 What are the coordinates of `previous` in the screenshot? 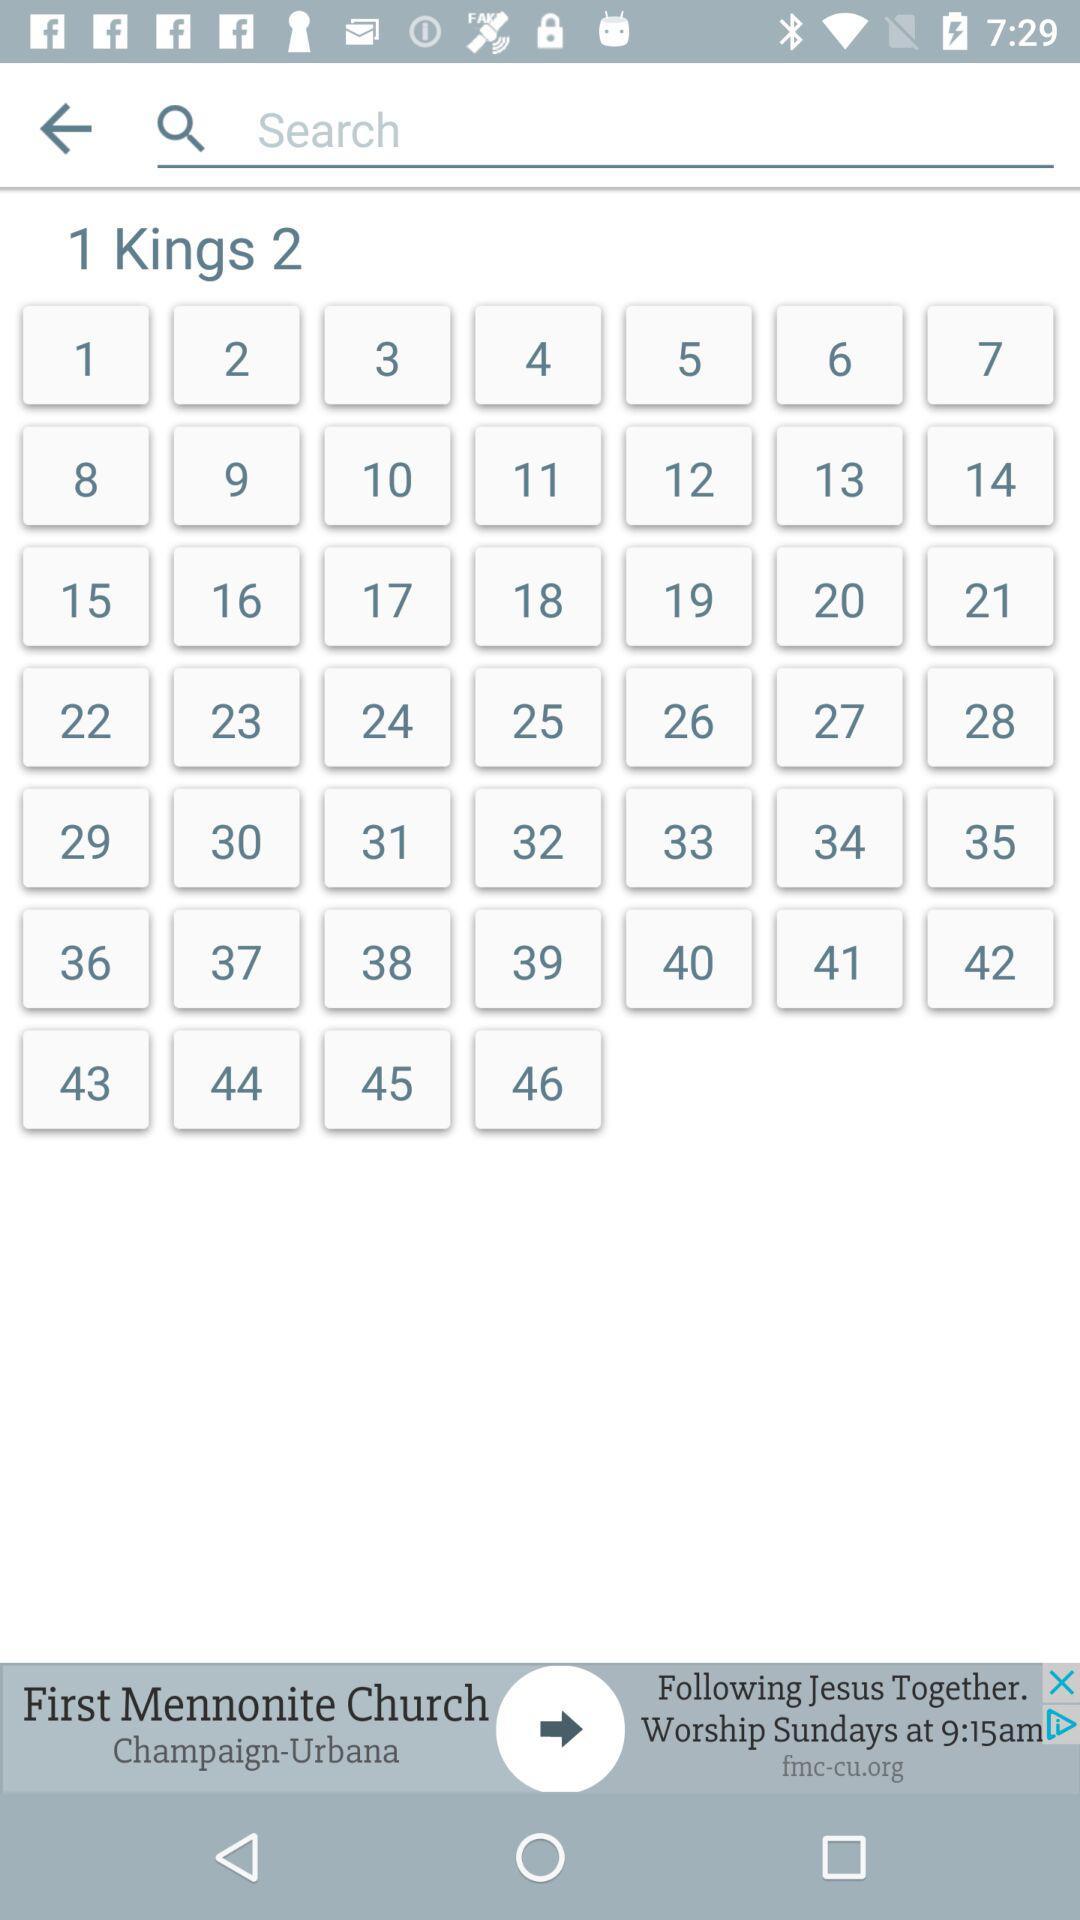 It's located at (64, 127).